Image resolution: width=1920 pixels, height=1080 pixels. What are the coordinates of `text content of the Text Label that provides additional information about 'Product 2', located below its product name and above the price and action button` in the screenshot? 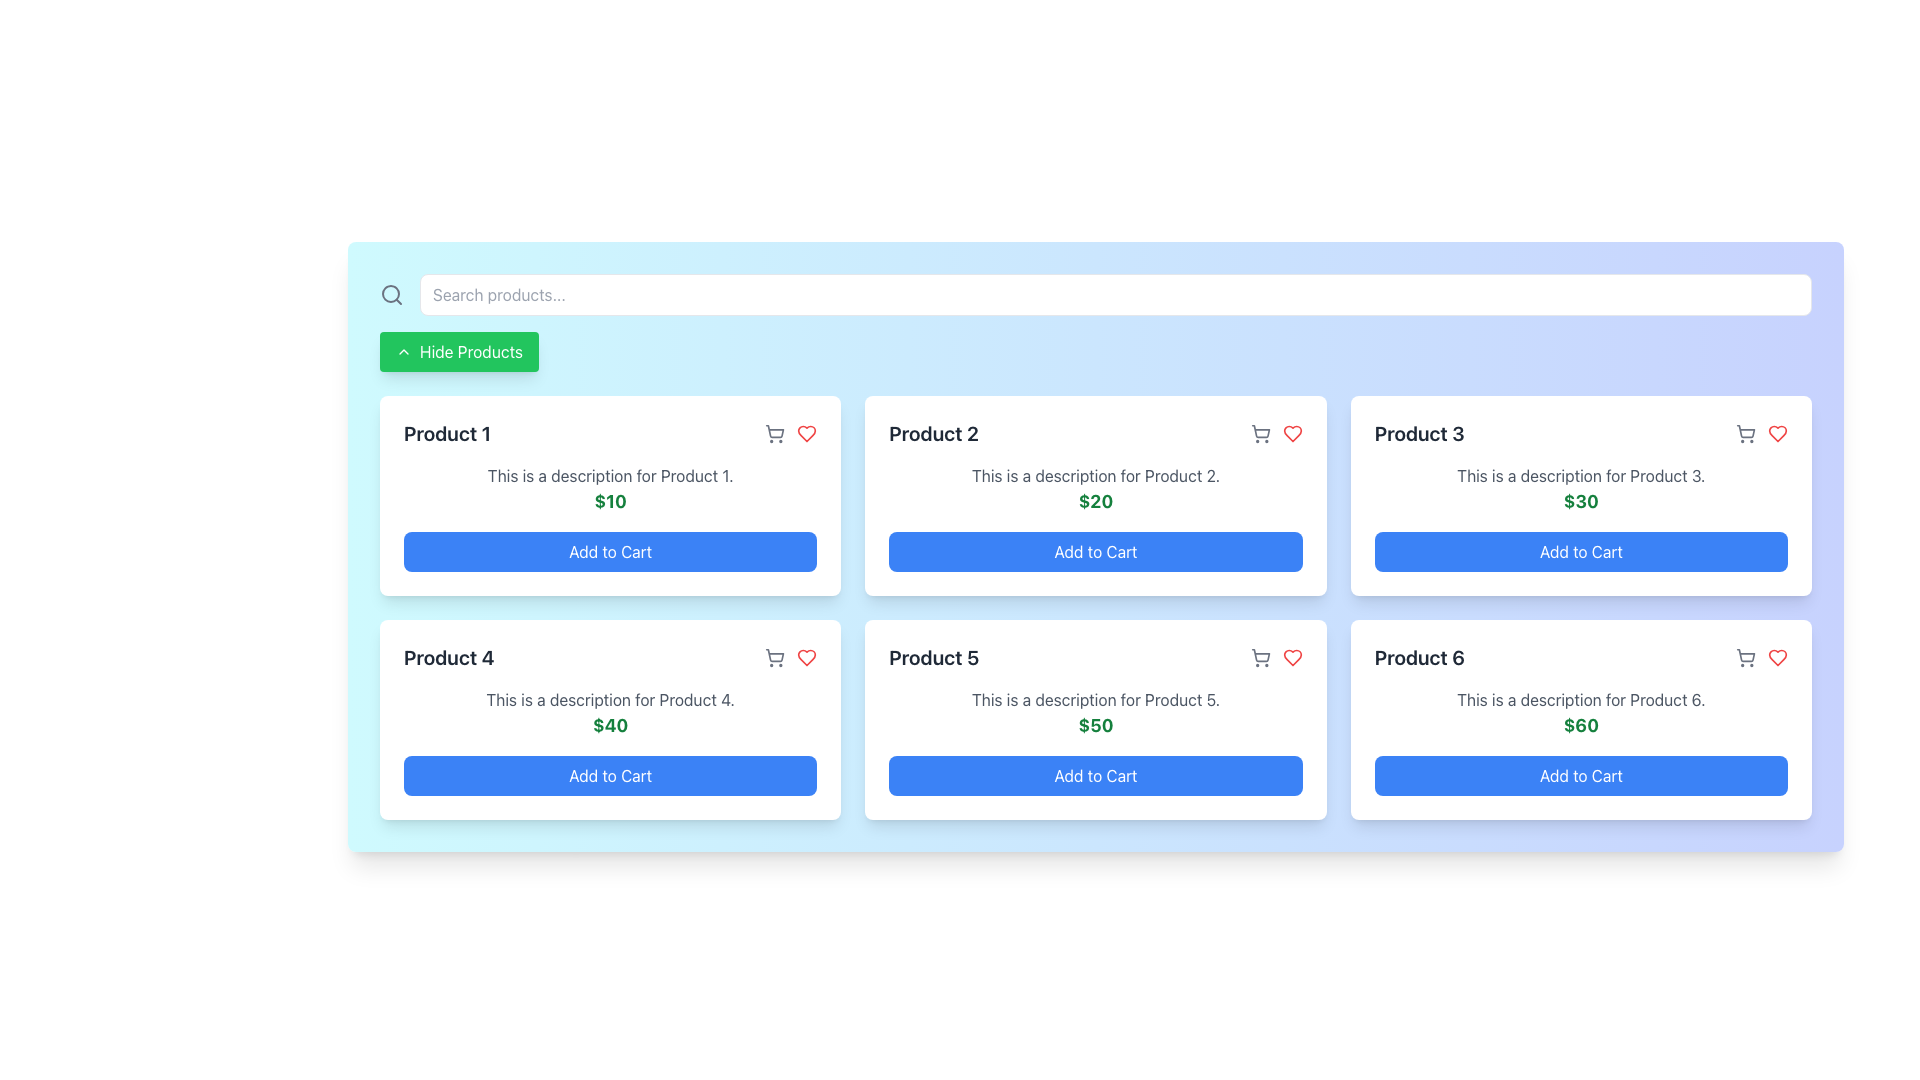 It's located at (1094, 475).